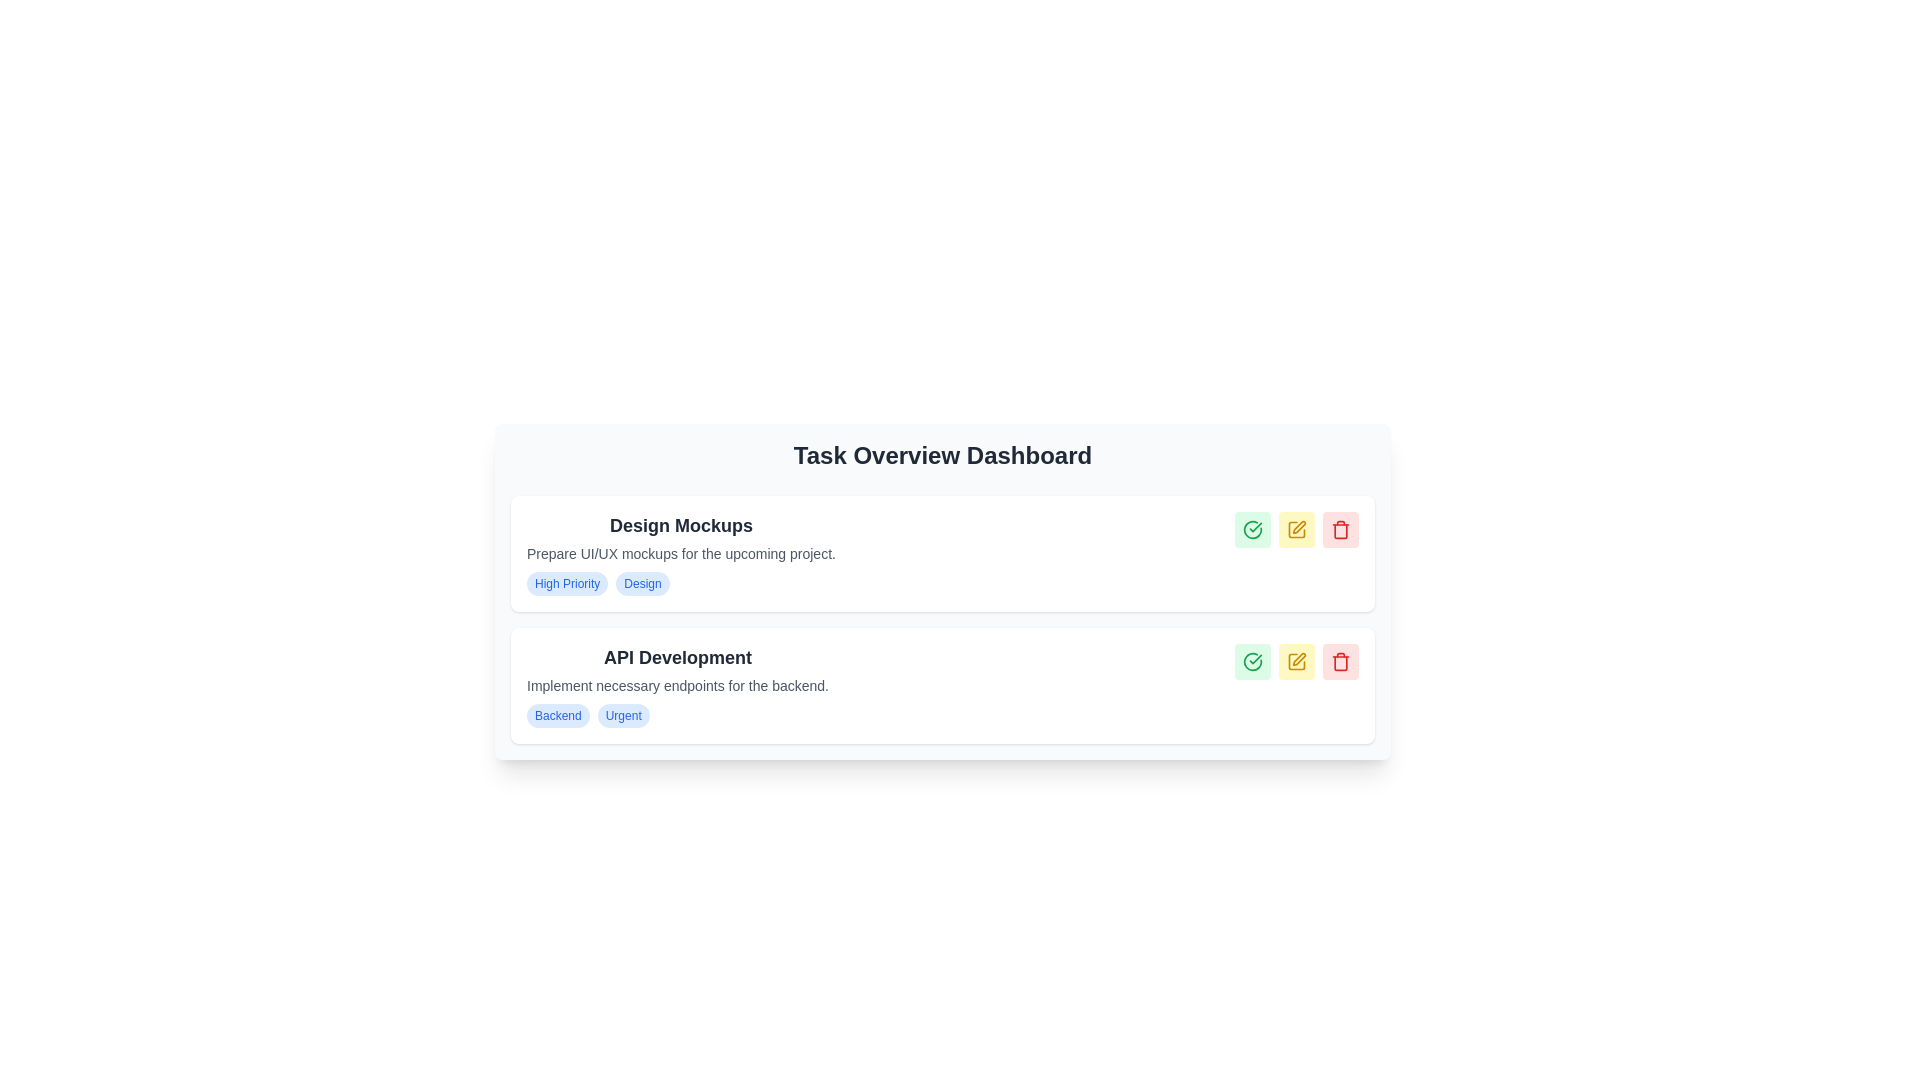 Image resolution: width=1920 pixels, height=1080 pixels. I want to click on the green circular button with a checkmark icon located in the action bar of the 'API Development' section, which is the first icon in a row of three, so click(1251, 662).